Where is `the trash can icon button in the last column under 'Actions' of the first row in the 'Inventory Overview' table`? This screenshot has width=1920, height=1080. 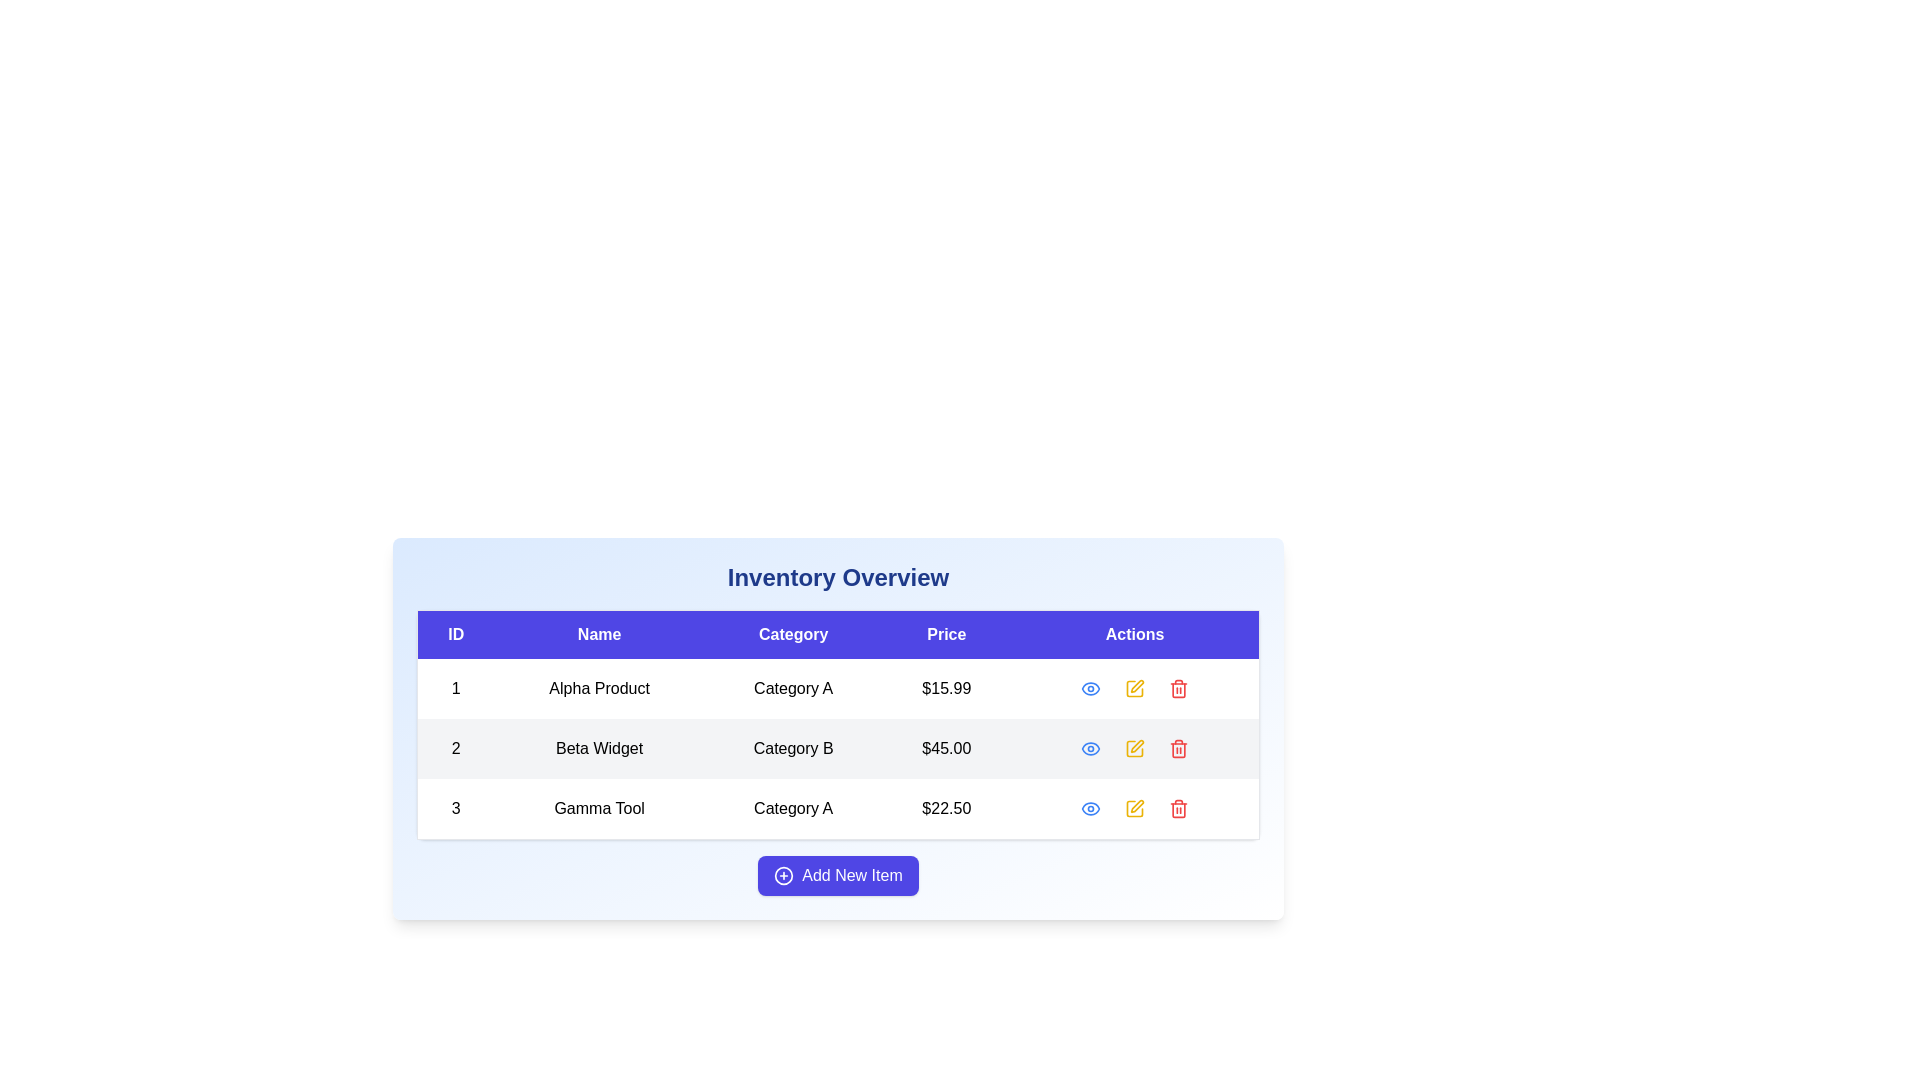 the trash can icon button in the last column under 'Actions' of the first row in the 'Inventory Overview' table is located at coordinates (1179, 688).